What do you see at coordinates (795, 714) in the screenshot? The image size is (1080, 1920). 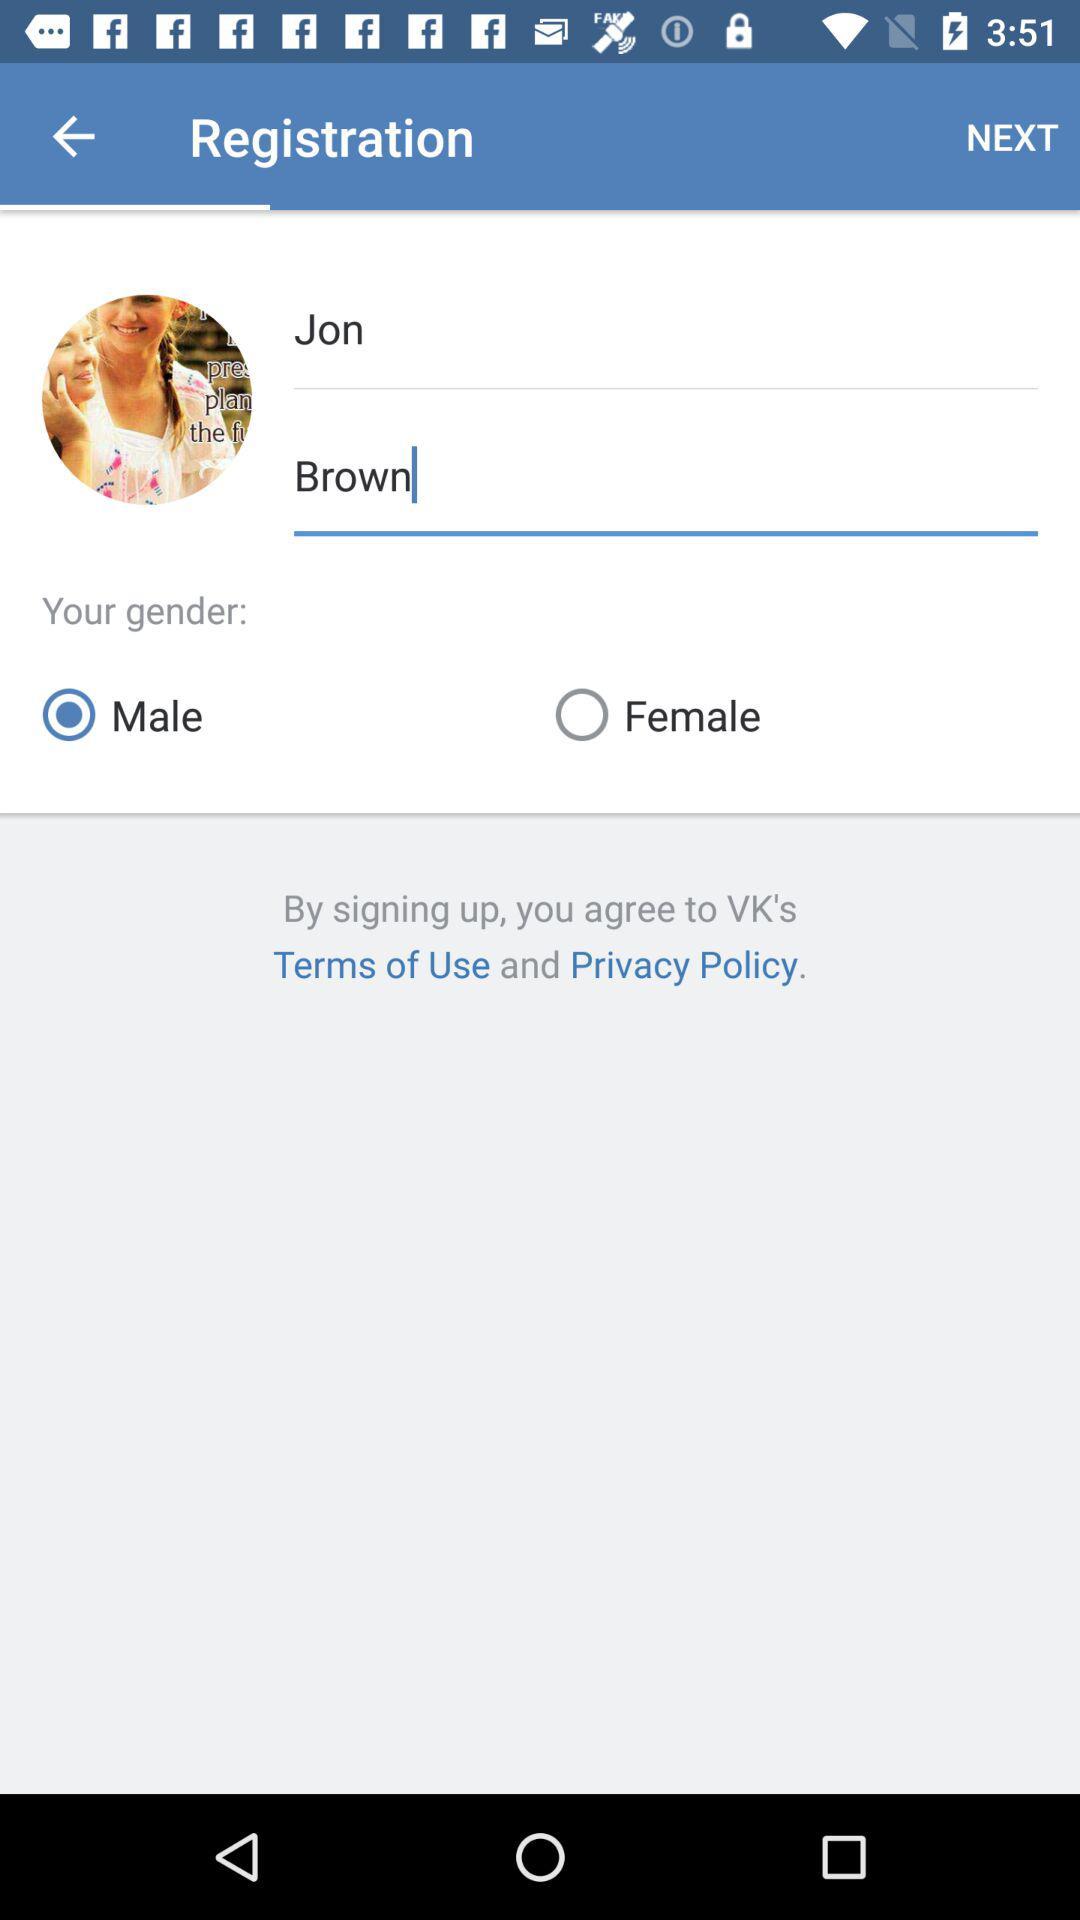 I see `icon below the your gender: item` at bounding box center [795, 714].